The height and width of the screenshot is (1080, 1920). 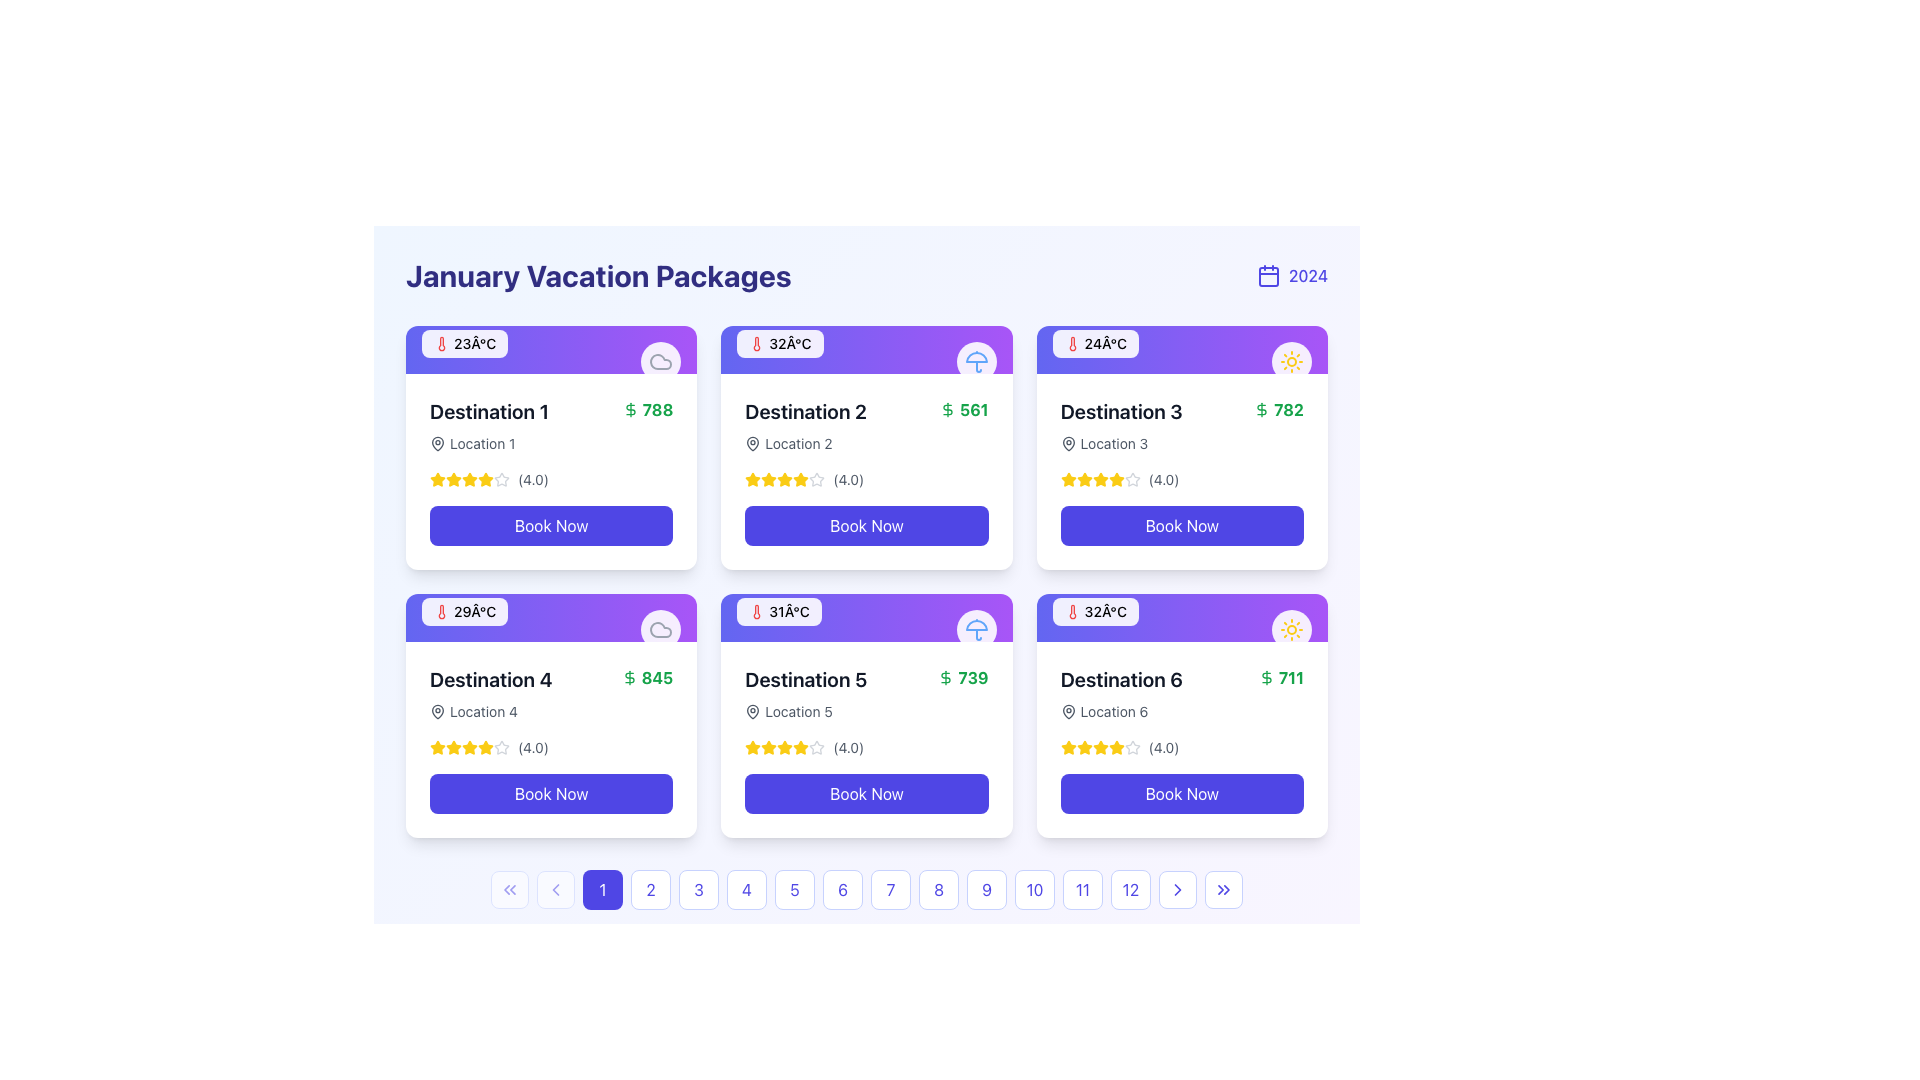 I want to click on the star icon representing the rating for 'Destination 3' located in the first row and third column of the grid, so click(x=1067, y=479).